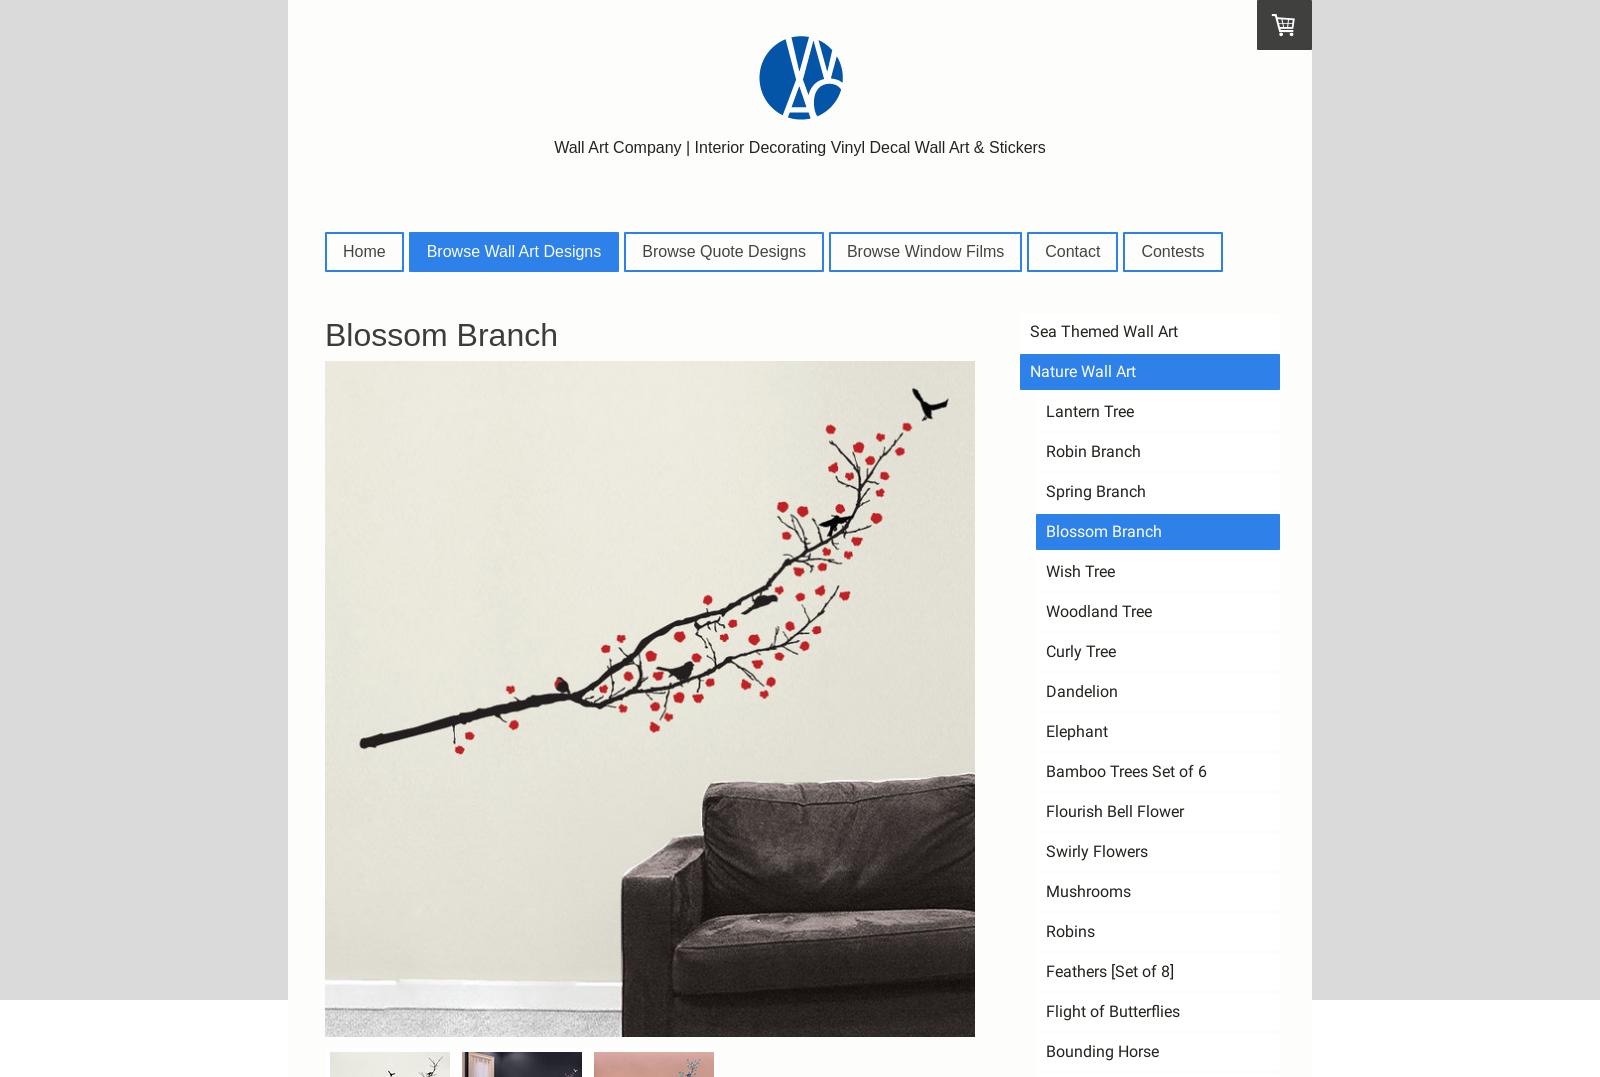 The width and height of the screenshot is (1600, 1077). I want to click on 'Bounding Horse', so click(1102, 1050).